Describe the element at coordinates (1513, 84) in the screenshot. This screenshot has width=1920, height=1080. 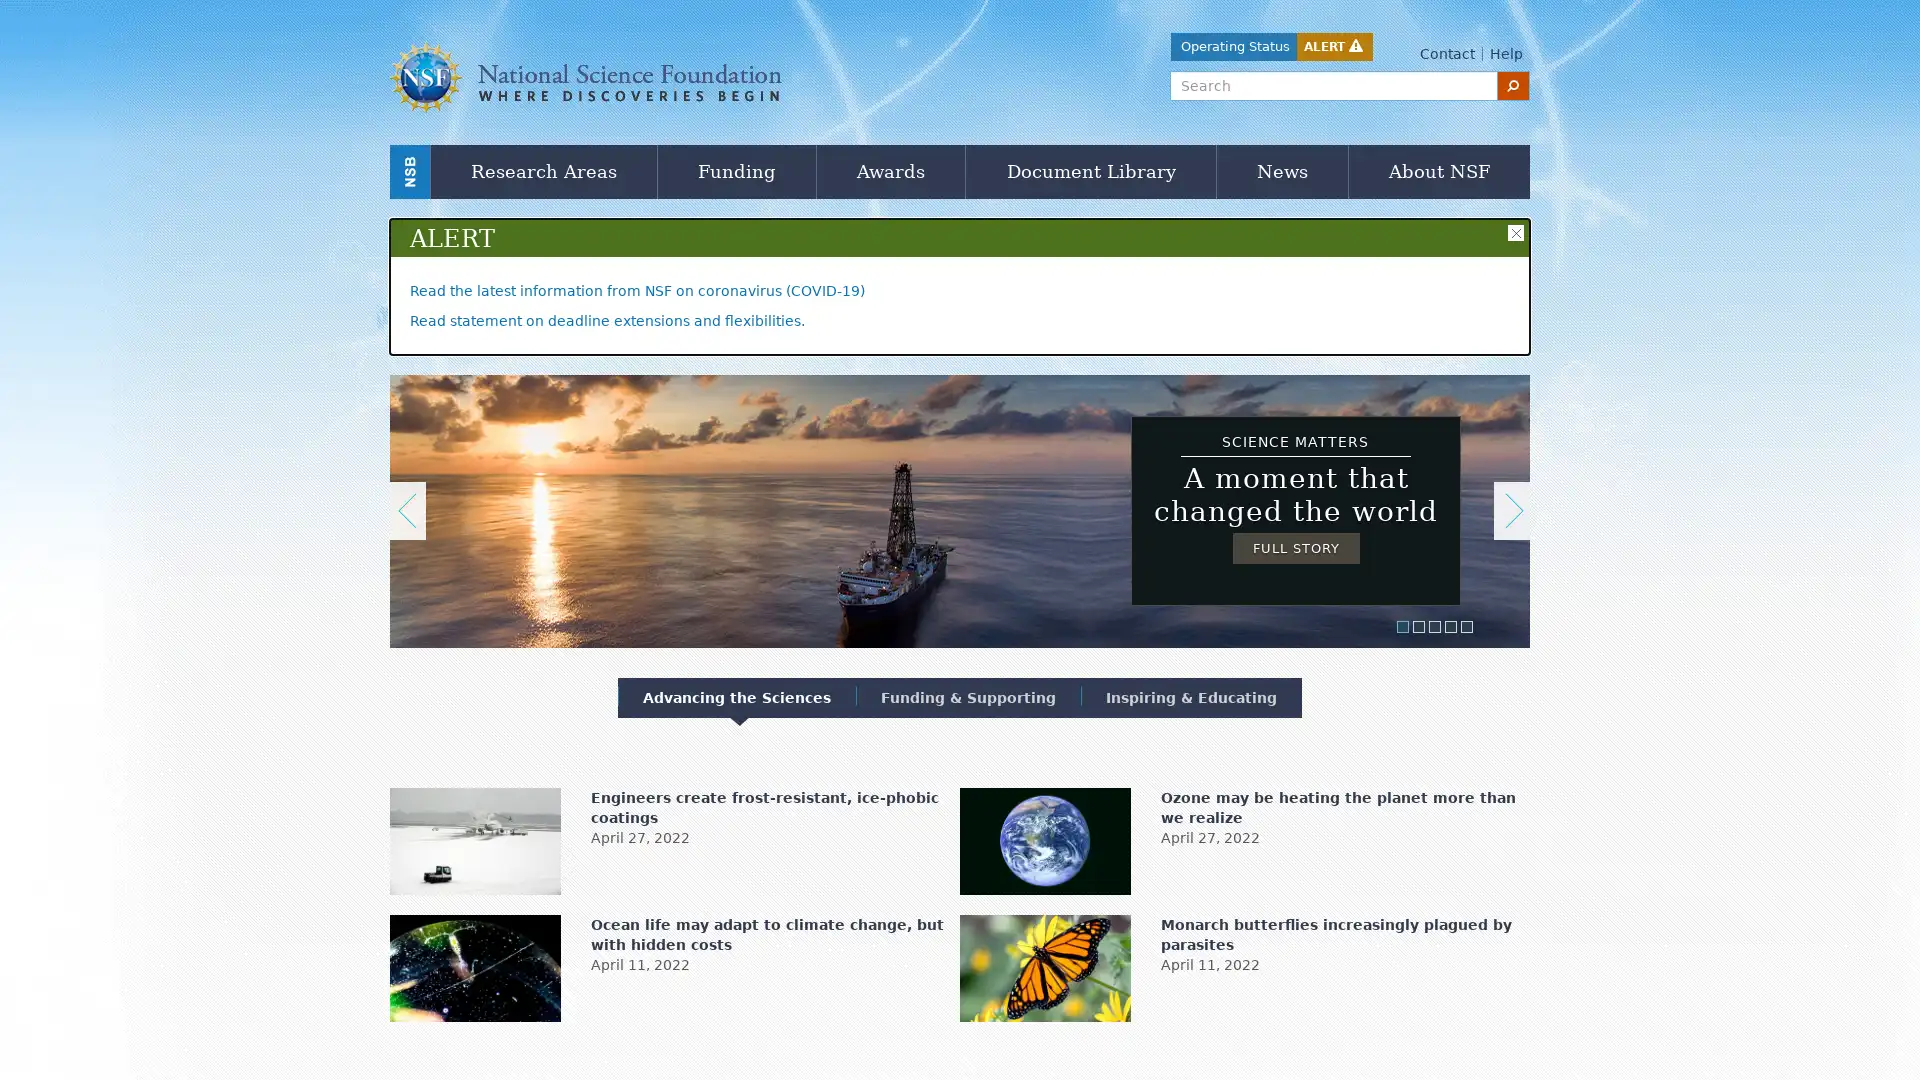
I see `search` at that location.